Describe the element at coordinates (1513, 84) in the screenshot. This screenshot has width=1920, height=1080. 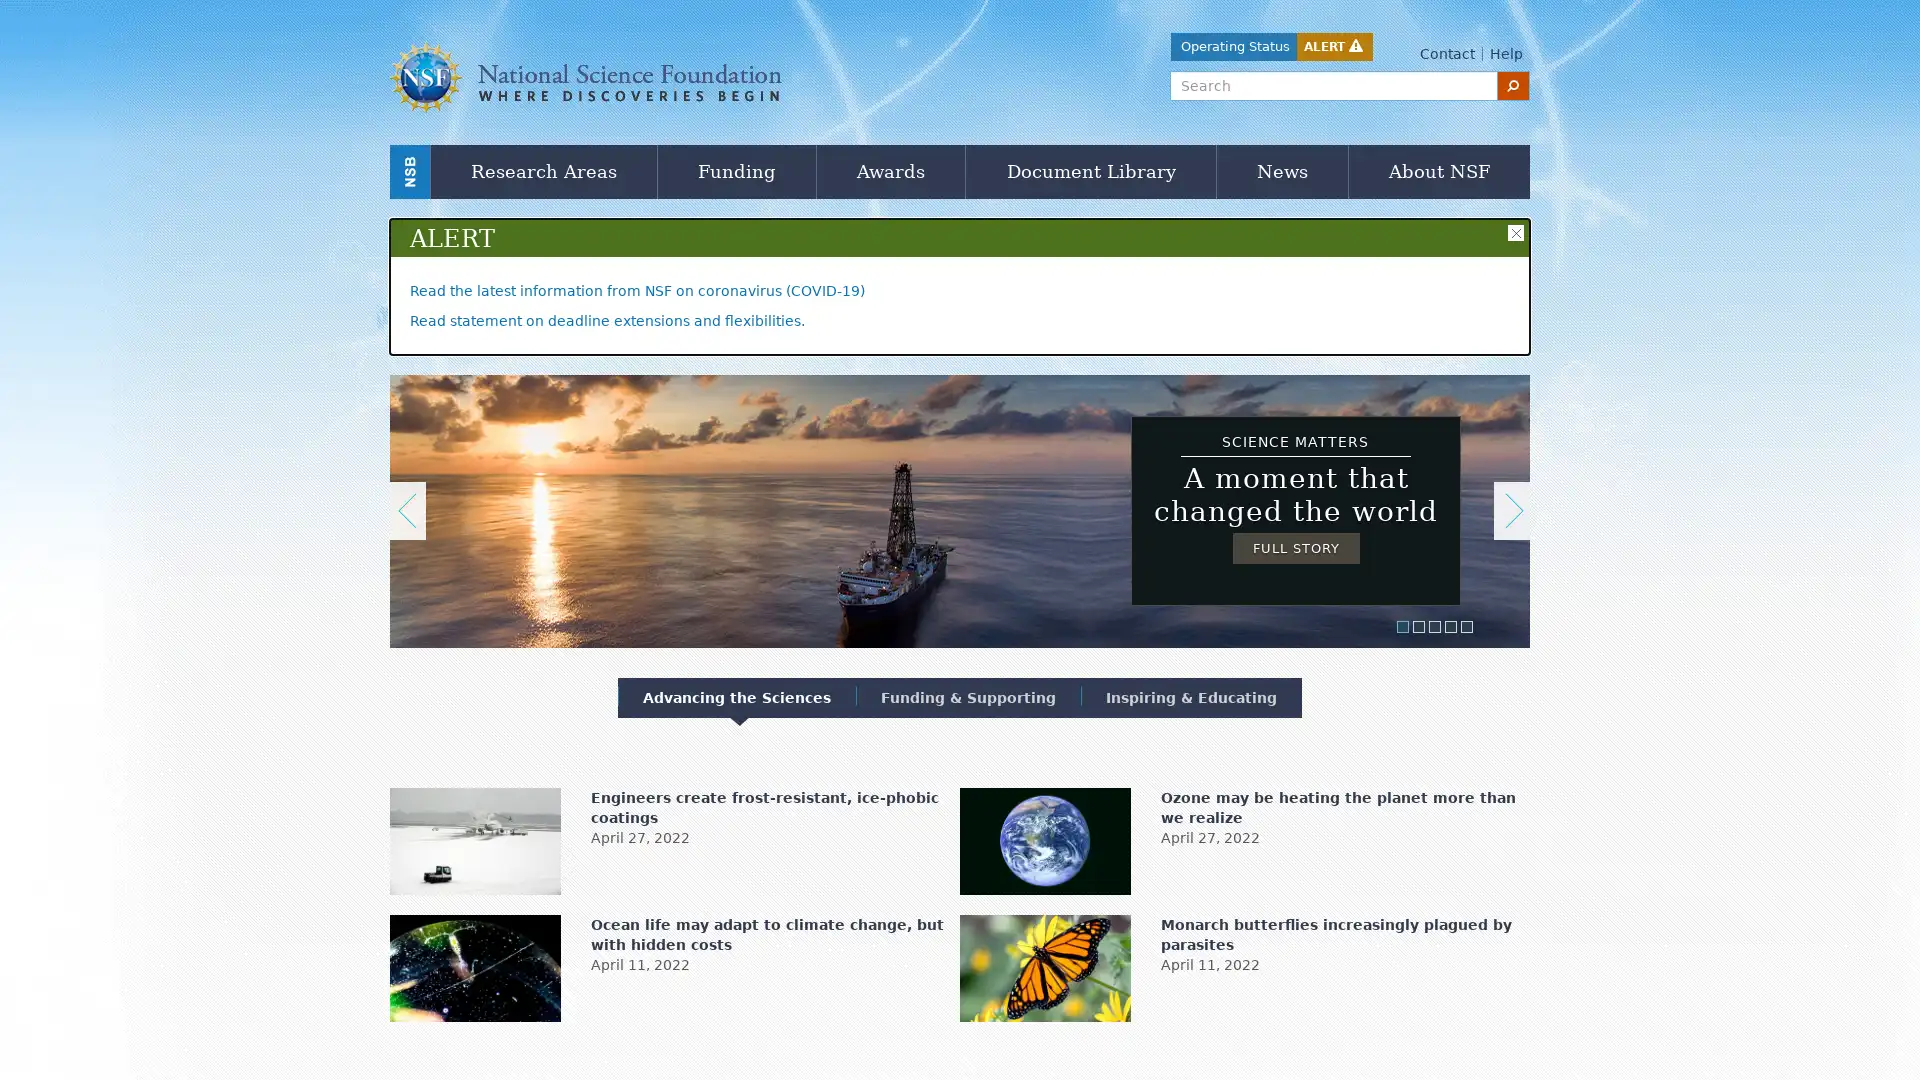
I see `search` at that location.